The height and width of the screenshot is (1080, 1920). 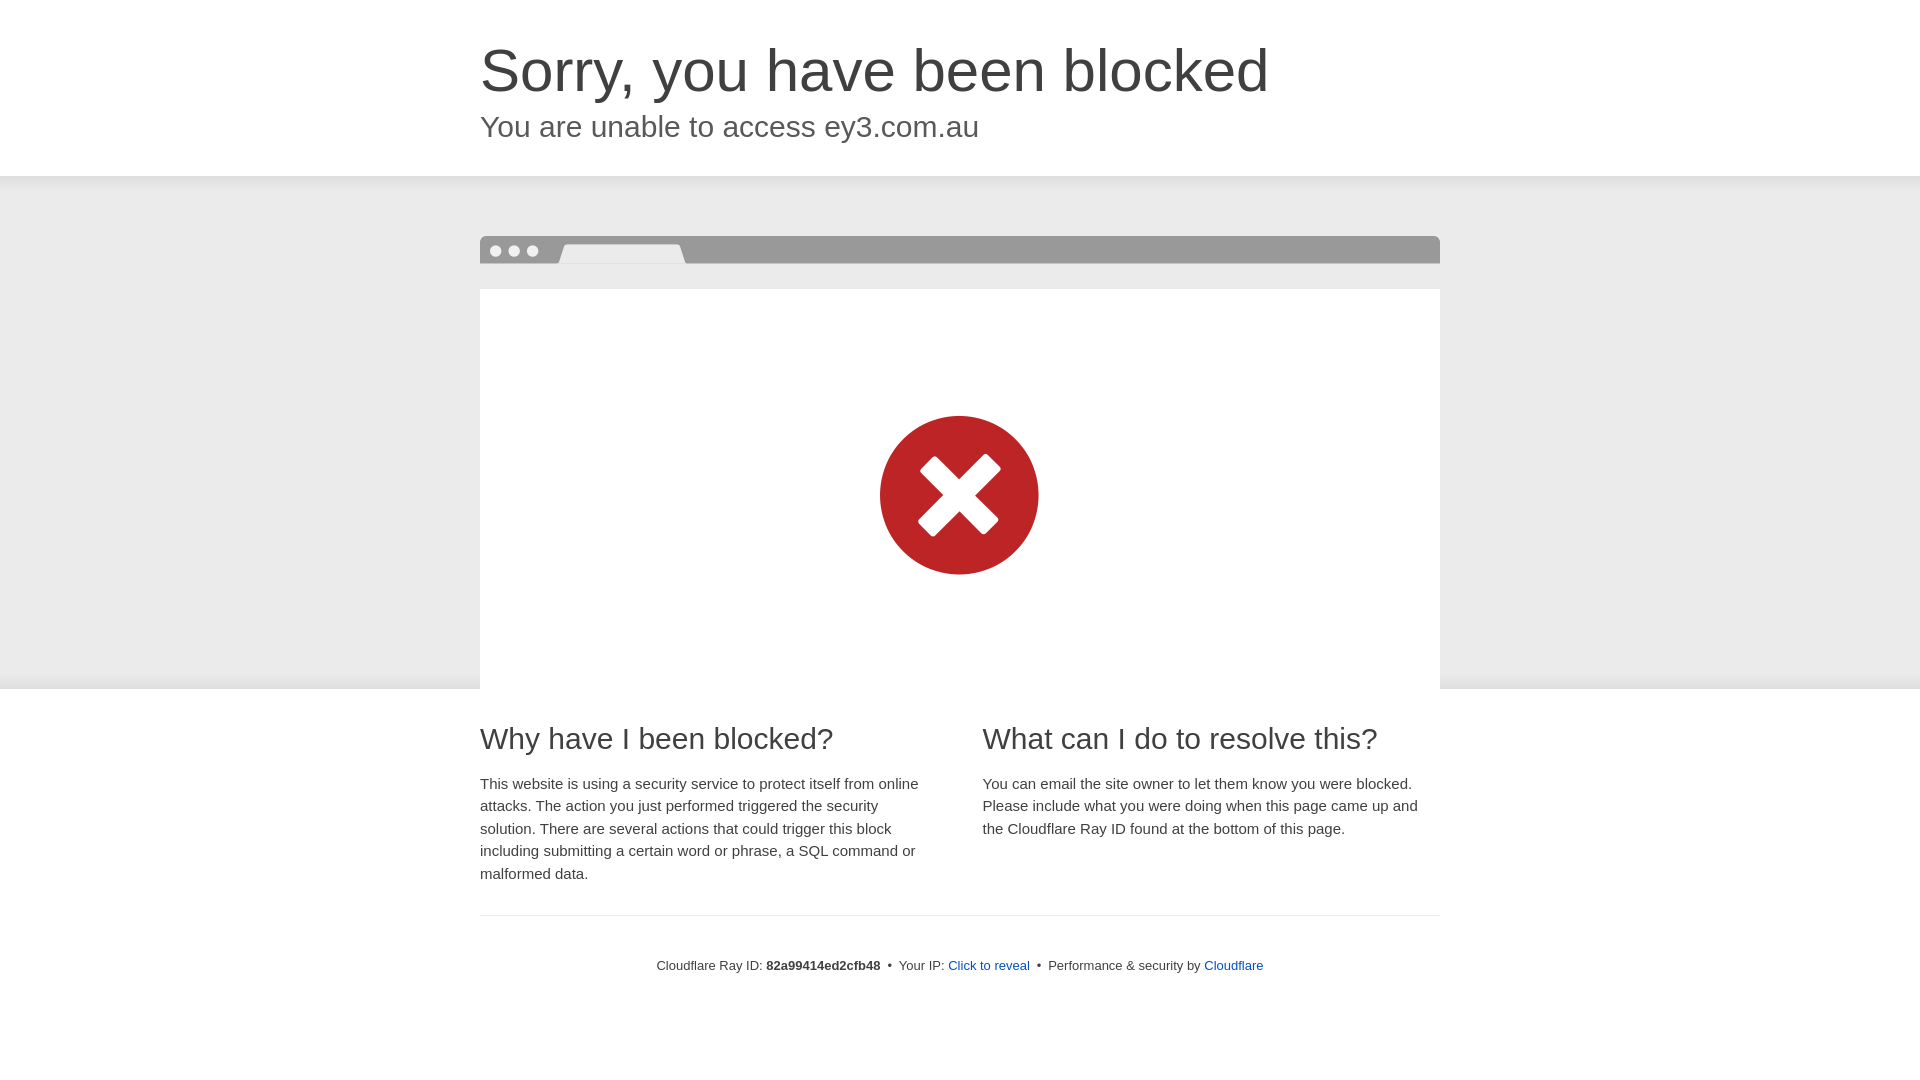 What do you see at coordinates (1203, 964) in the screenshot?
I see `'Cloudflare'` at bounding box center [1203, 964].